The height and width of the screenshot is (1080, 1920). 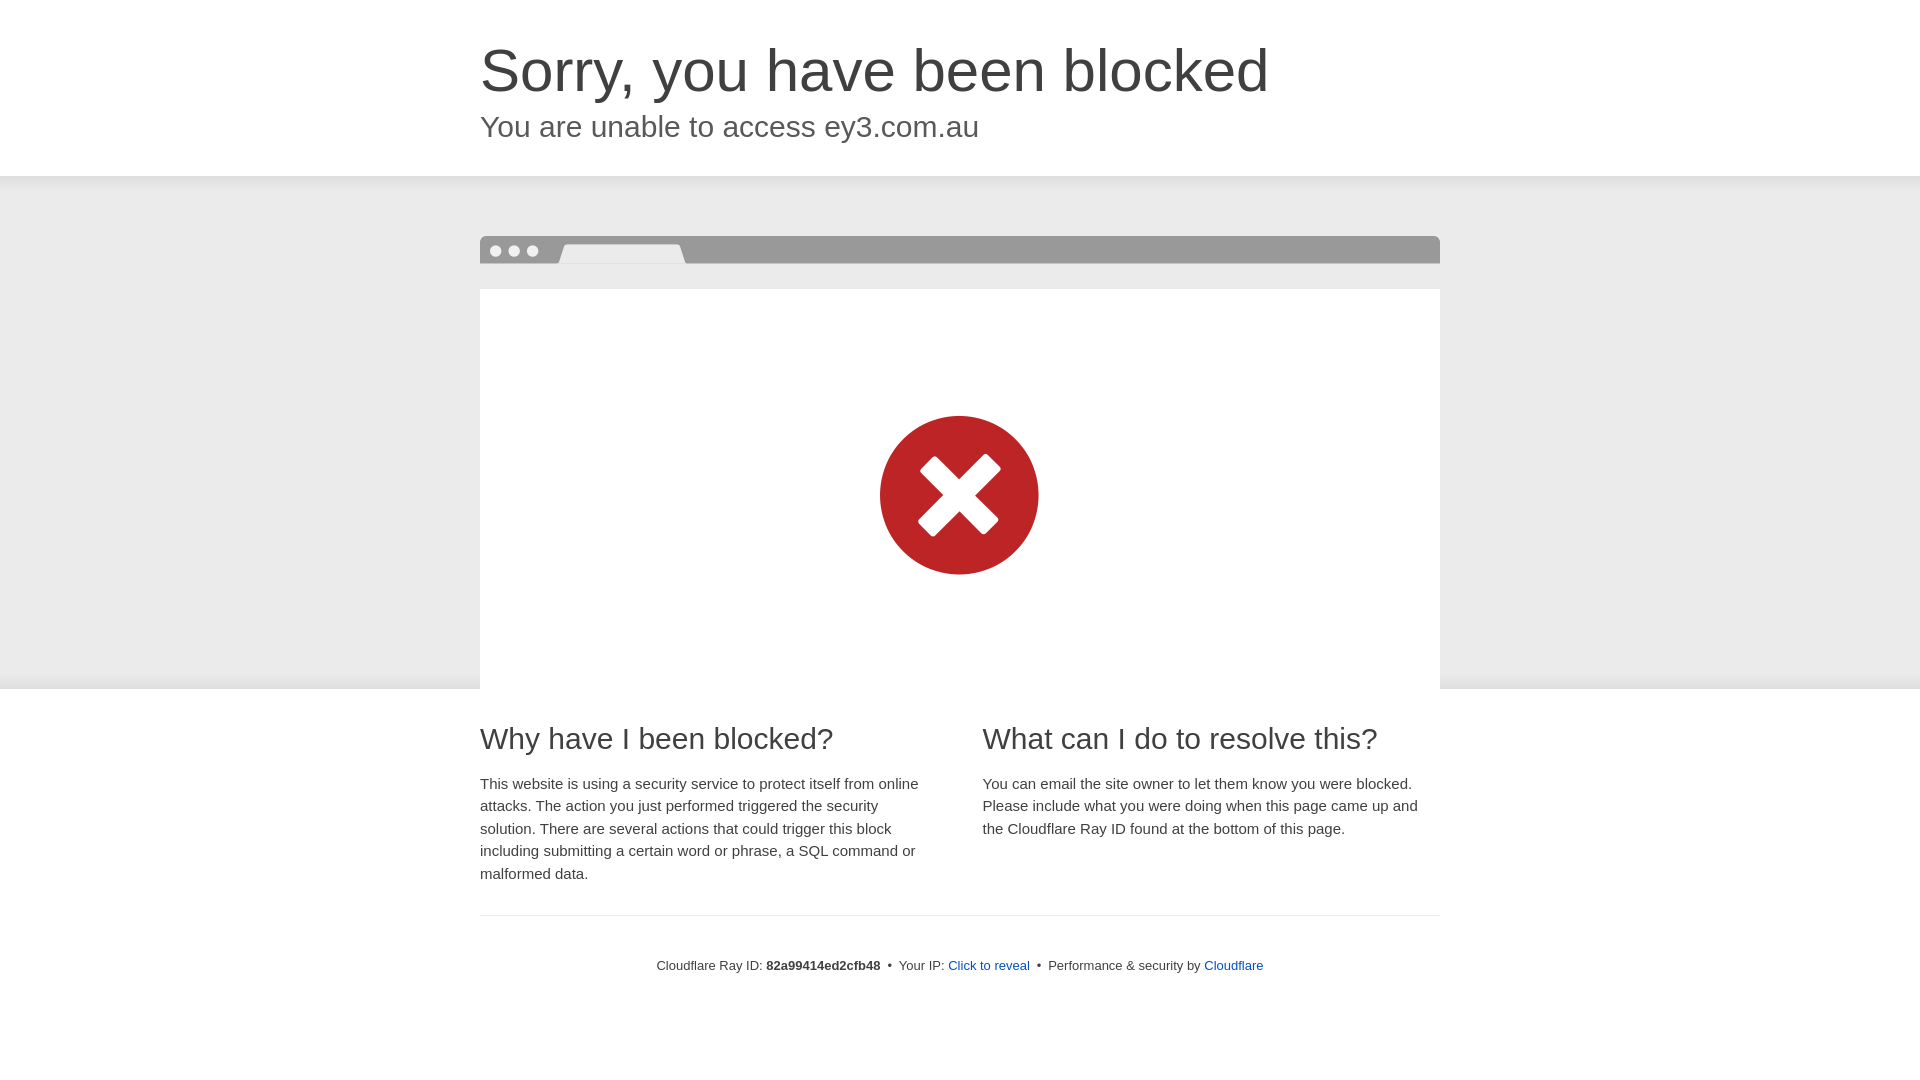 What do you see at coordinates (1203, 964) in the screenshot?
I see `'Cloudflare'` at bounding box center [1203, 964].